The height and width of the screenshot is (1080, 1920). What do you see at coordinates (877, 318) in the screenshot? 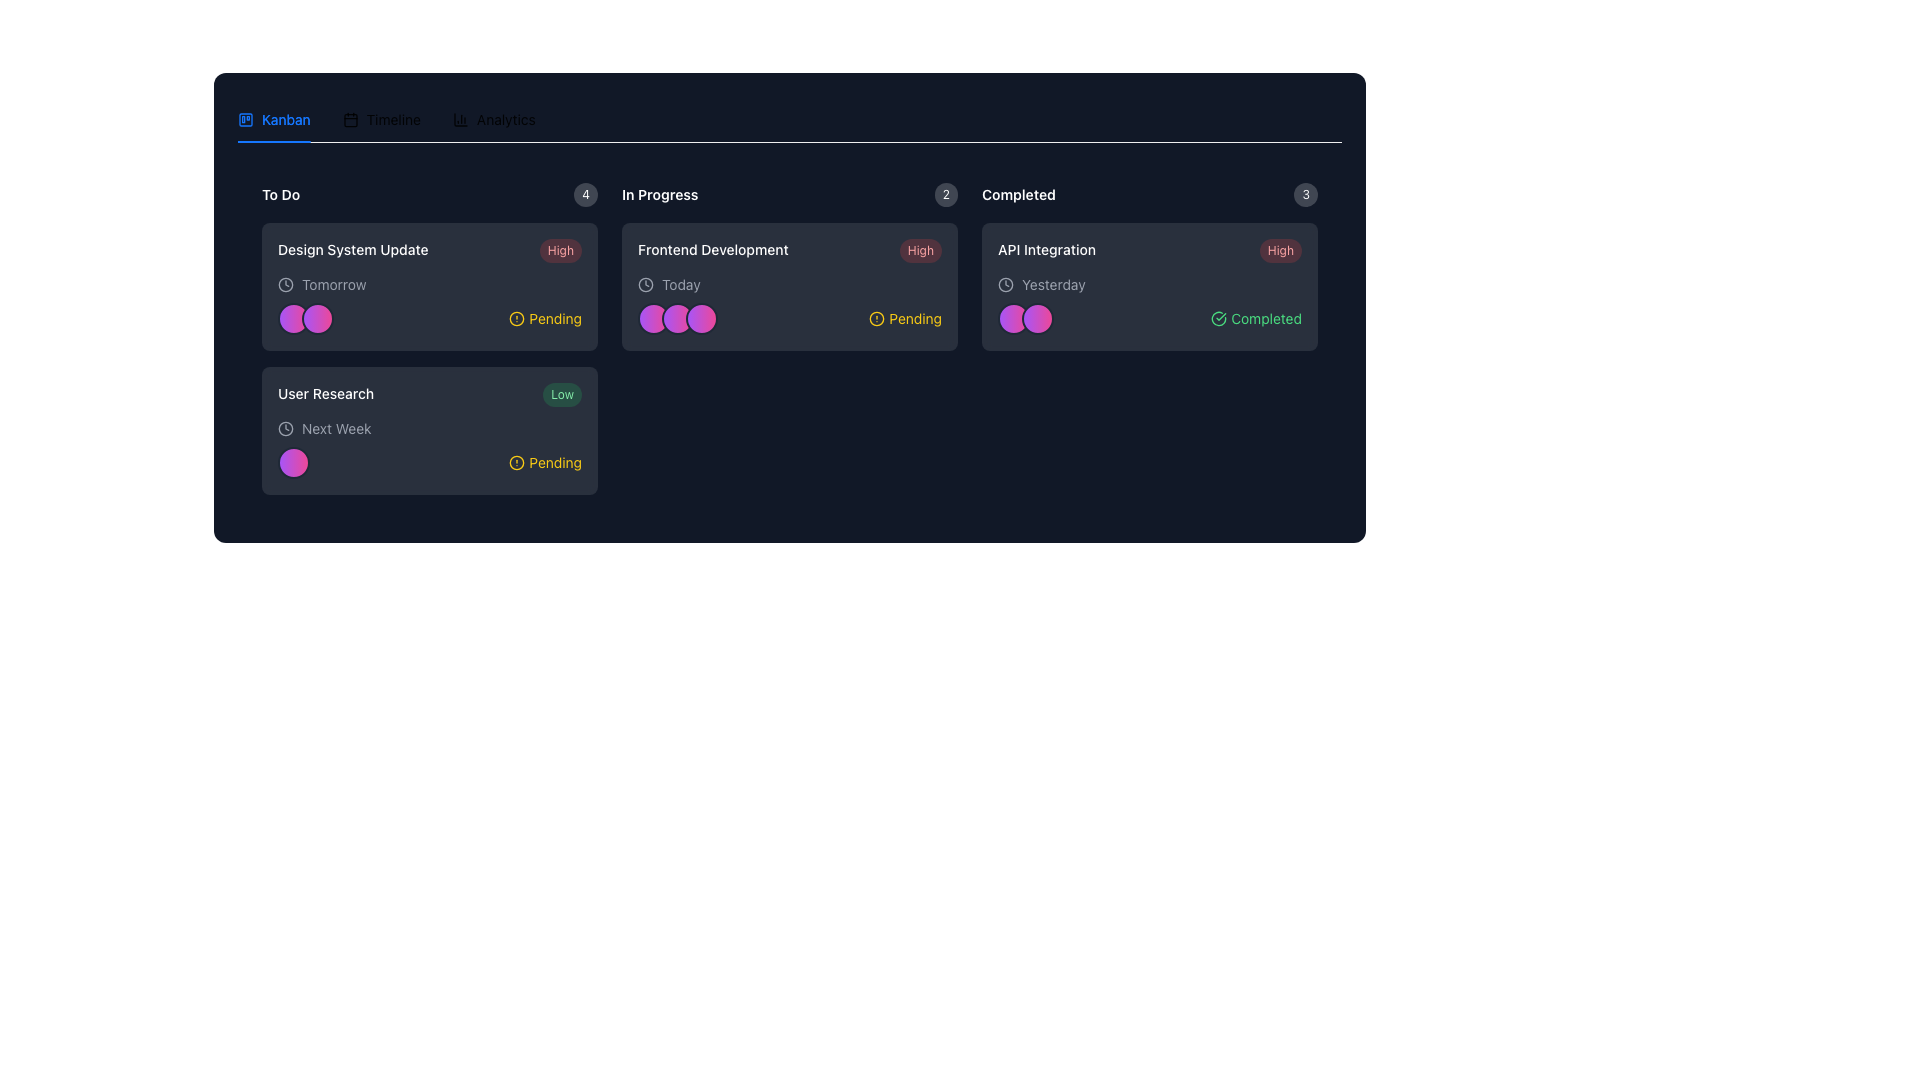
I see `the SVG Circle Element located in the 'In Progress' section near the 'Frontend Development' card, which serves as a visual indicator for status` at bounding box center [877, 318].